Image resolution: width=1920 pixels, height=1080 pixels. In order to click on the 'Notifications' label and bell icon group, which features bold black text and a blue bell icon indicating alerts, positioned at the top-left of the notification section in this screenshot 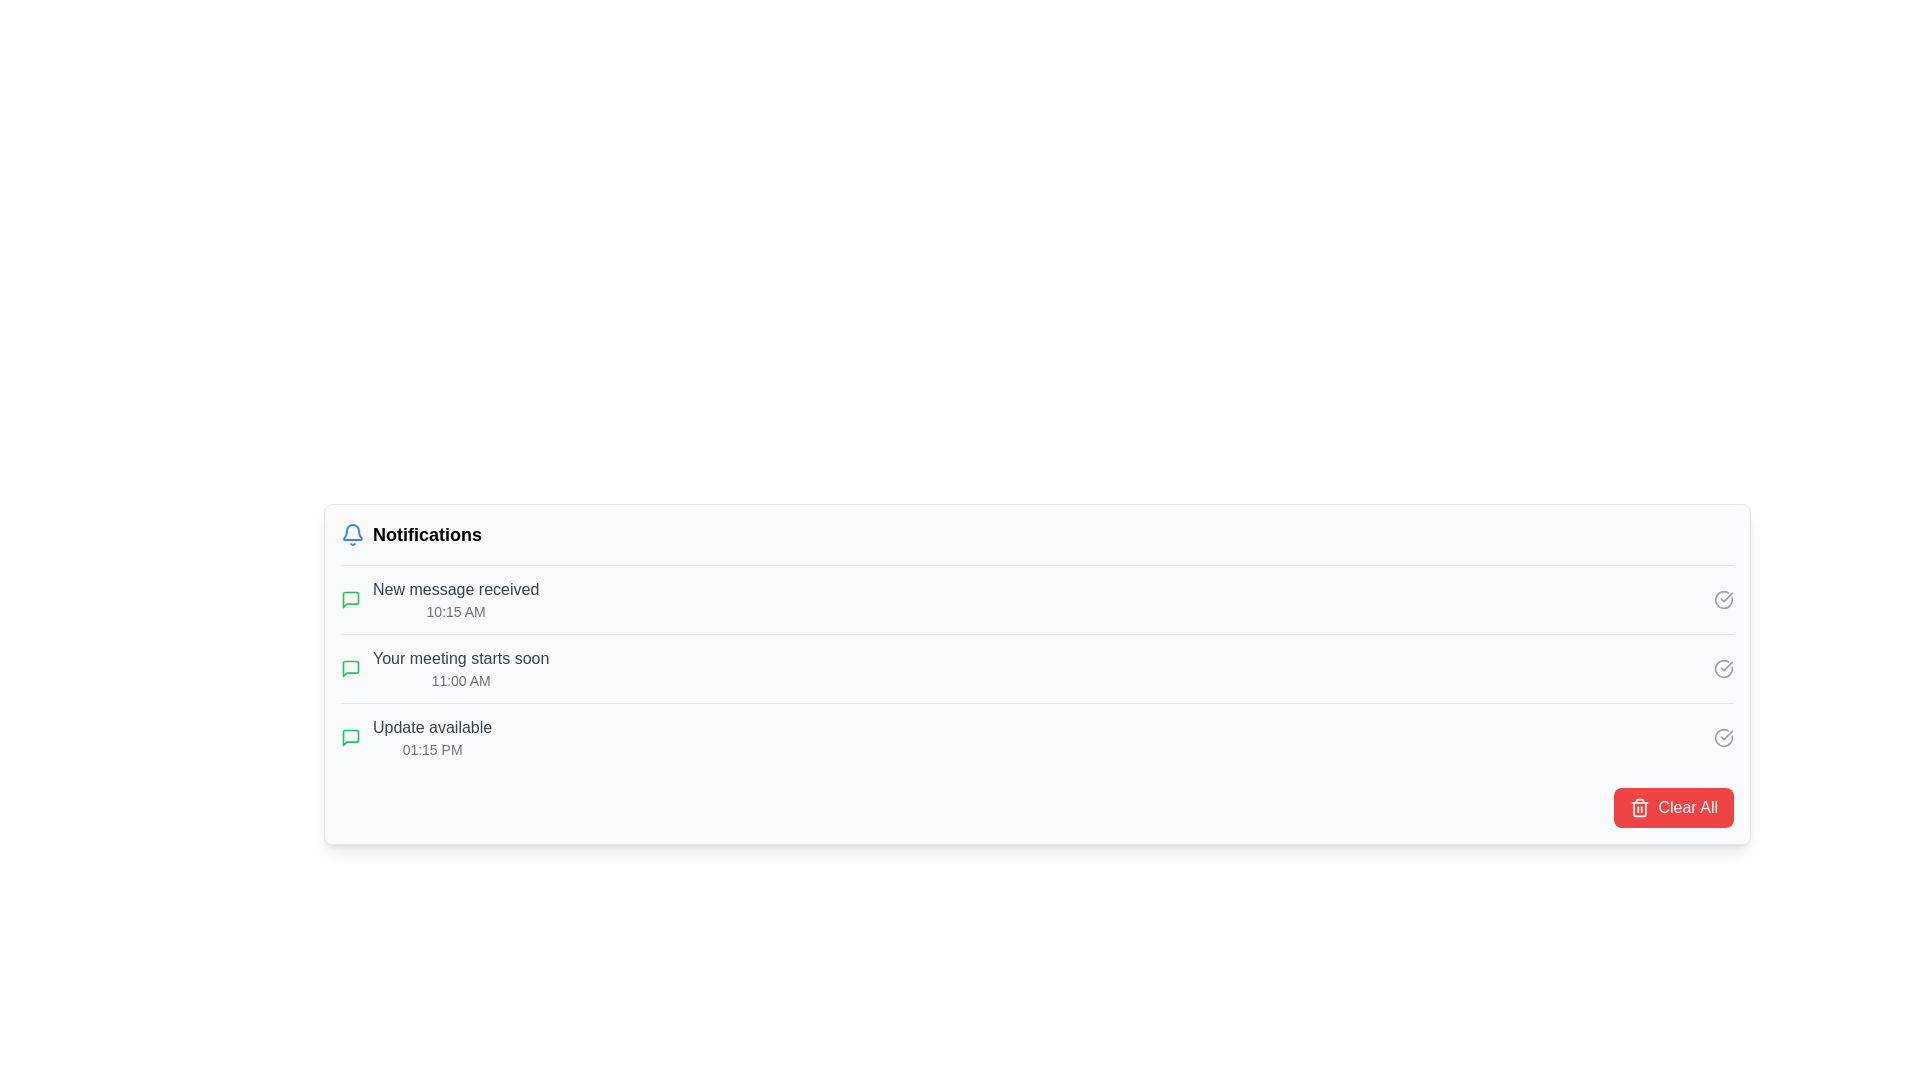, I will do `click(410, 534)`.